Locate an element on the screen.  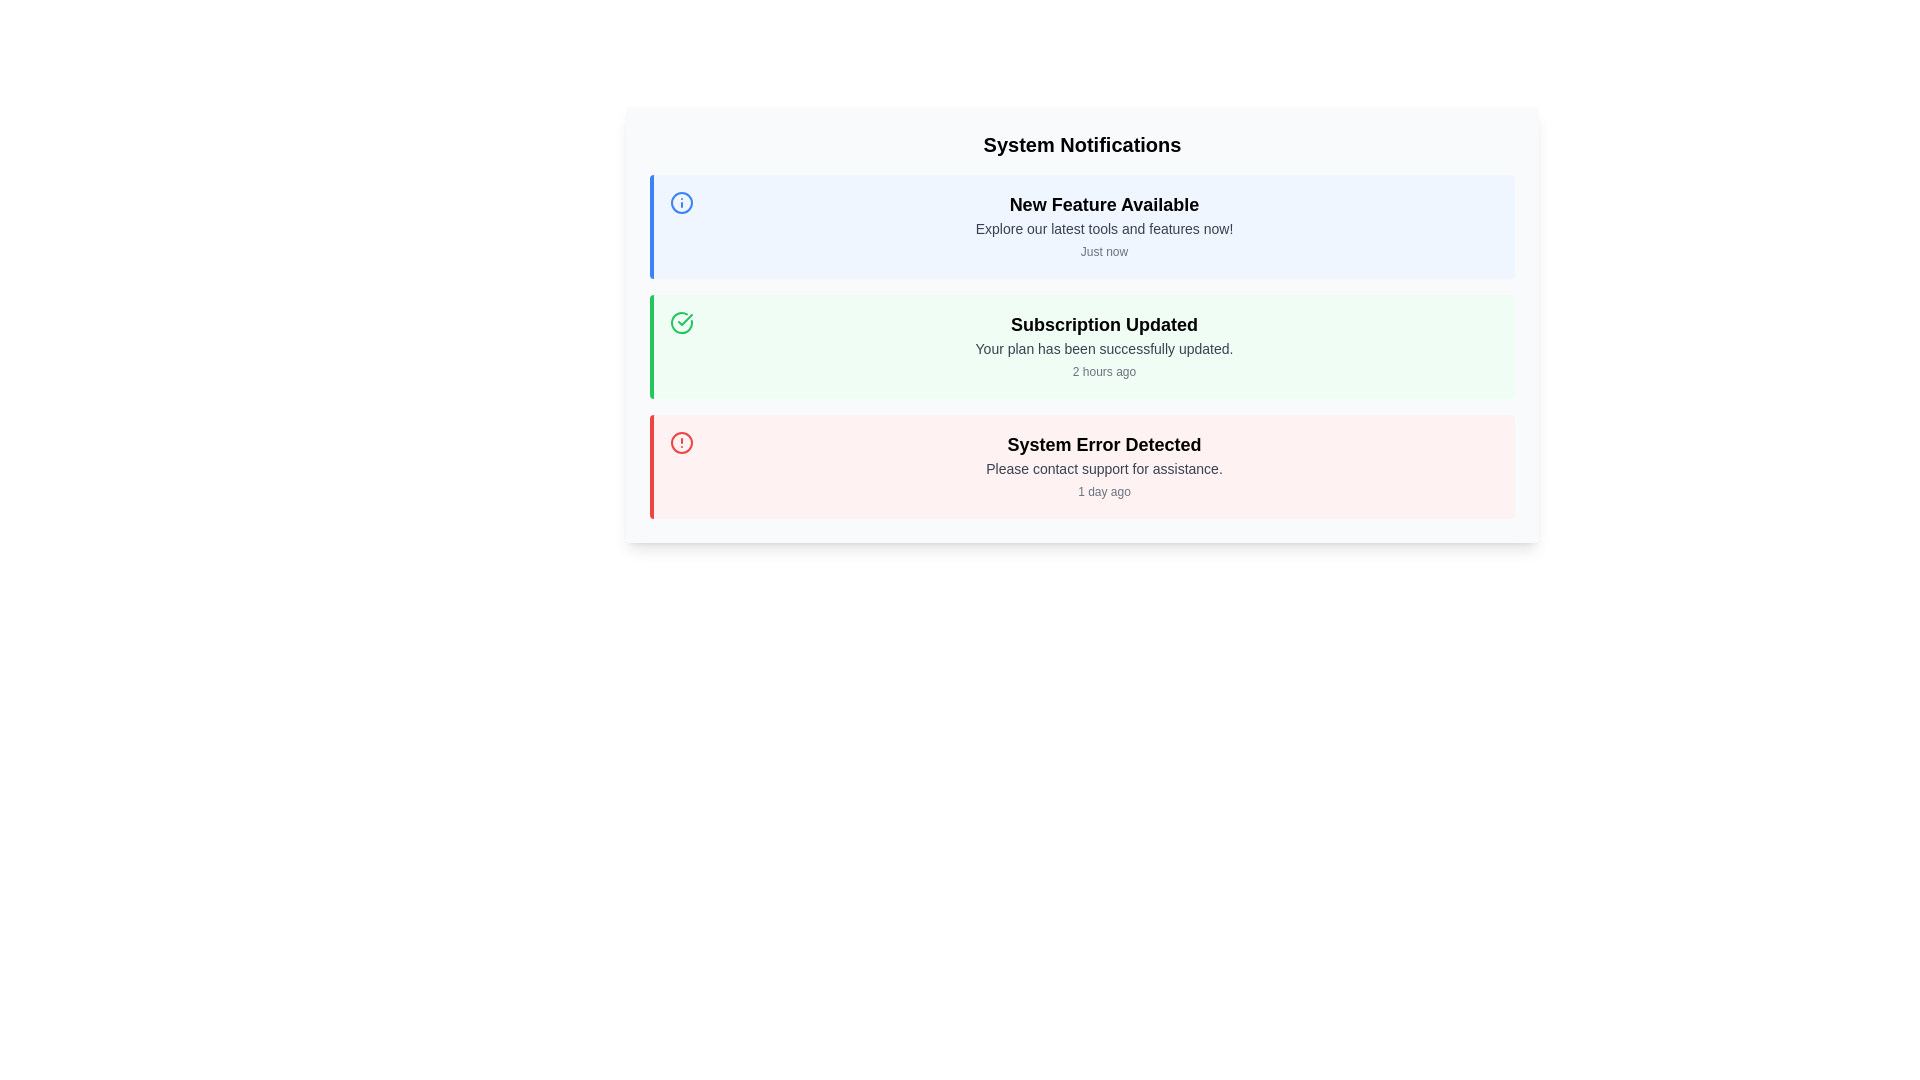
the circular outline-style blue information icon located at the top-left corner inside the blue notification card, which features a central dot and a vertical line beneath it is located at coordinates (681, 203).